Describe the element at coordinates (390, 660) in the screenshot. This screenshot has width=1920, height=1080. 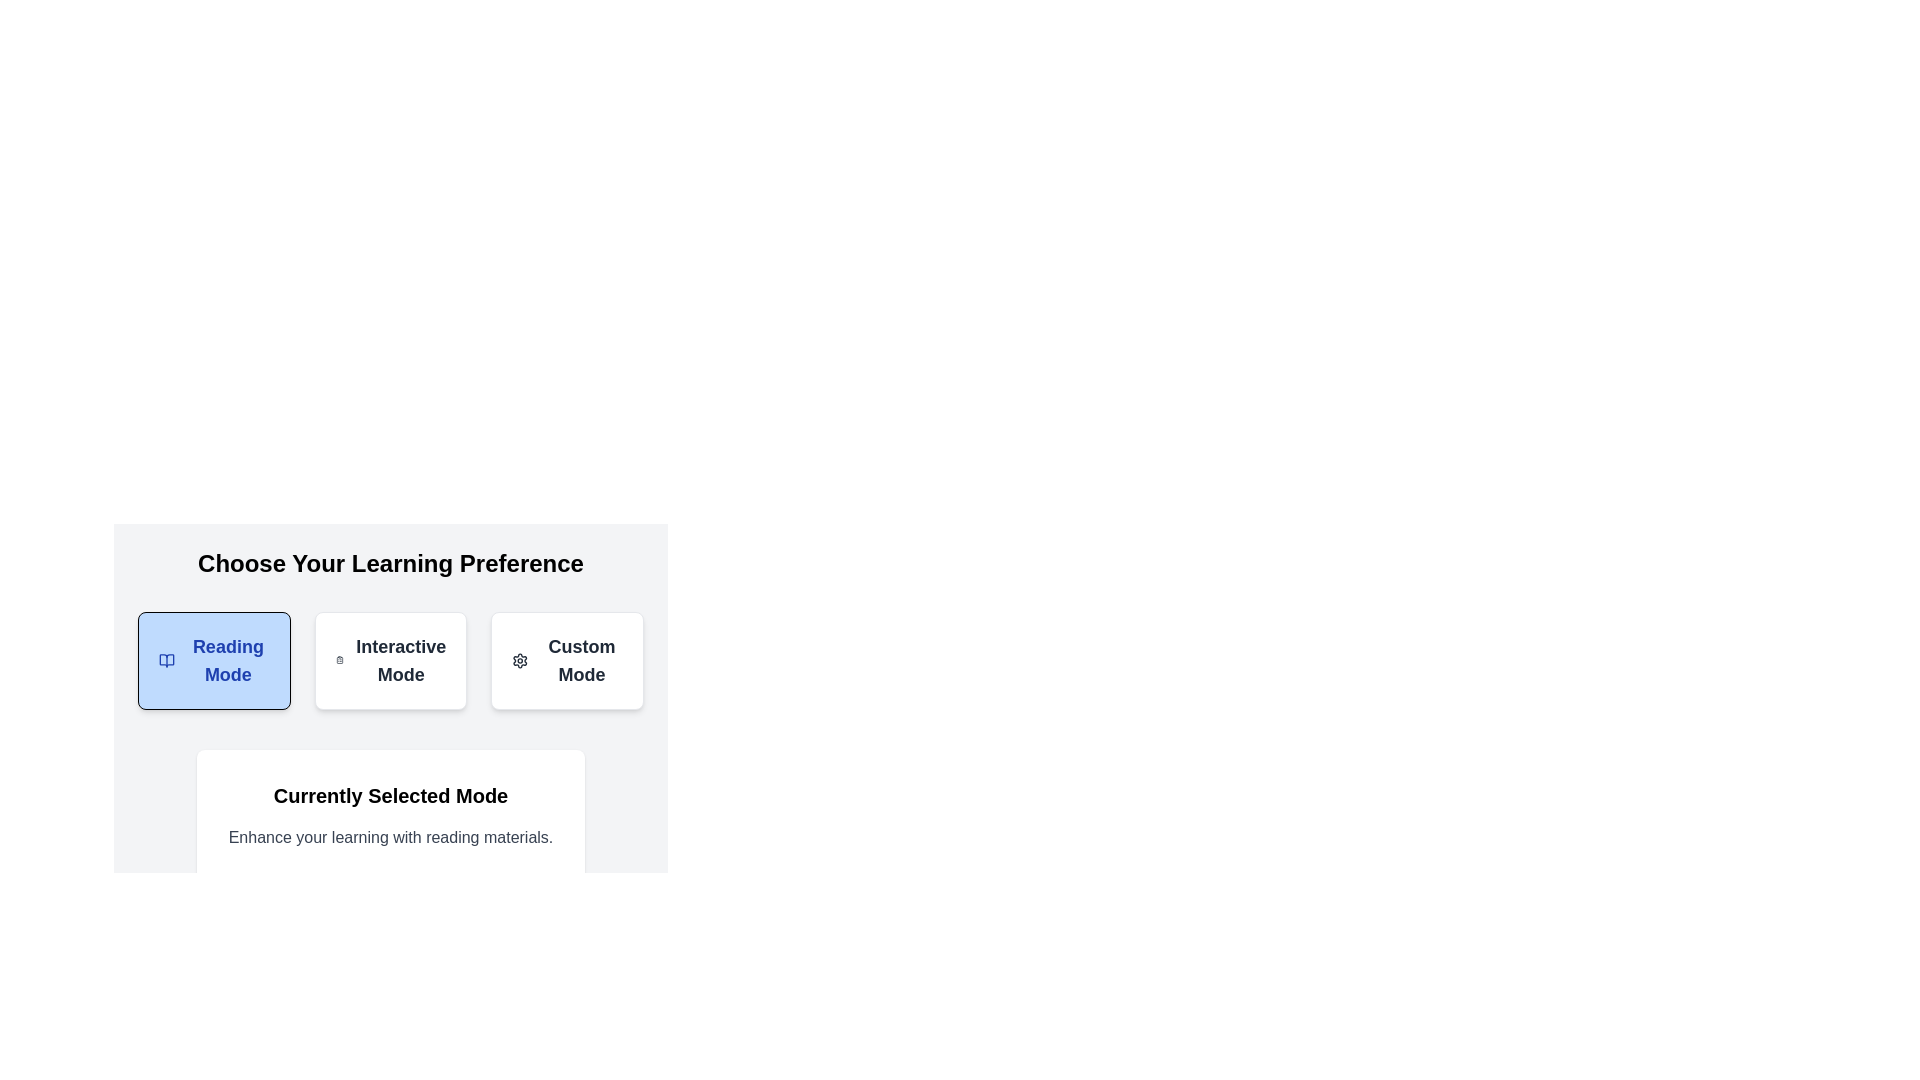
I see `the learning mode Interactive Mode` at that location.